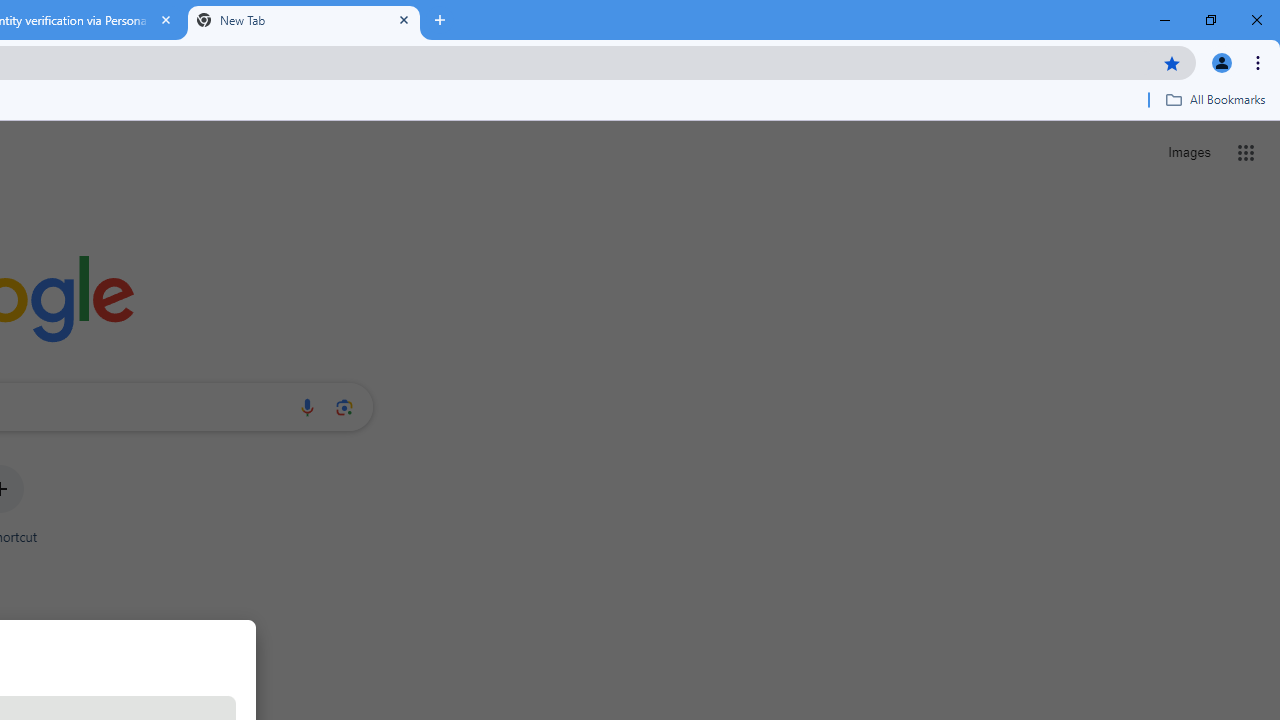  What do you see at coordinates (303, 20) in the screenshot?
I see `'New Tab'` at bounding box center [303, 20].